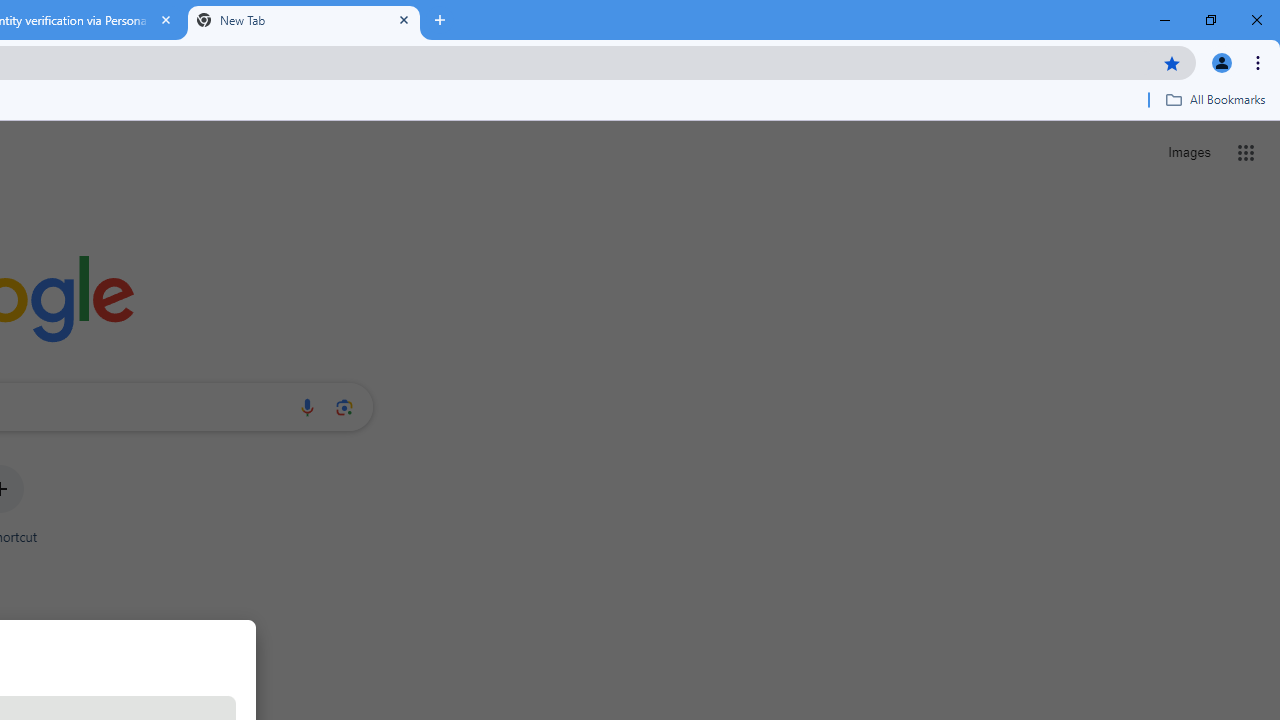  What do you see at coordinates (303, 20) in the screenshot?
I see `'New Tab'` at bounding box center [303, 20].